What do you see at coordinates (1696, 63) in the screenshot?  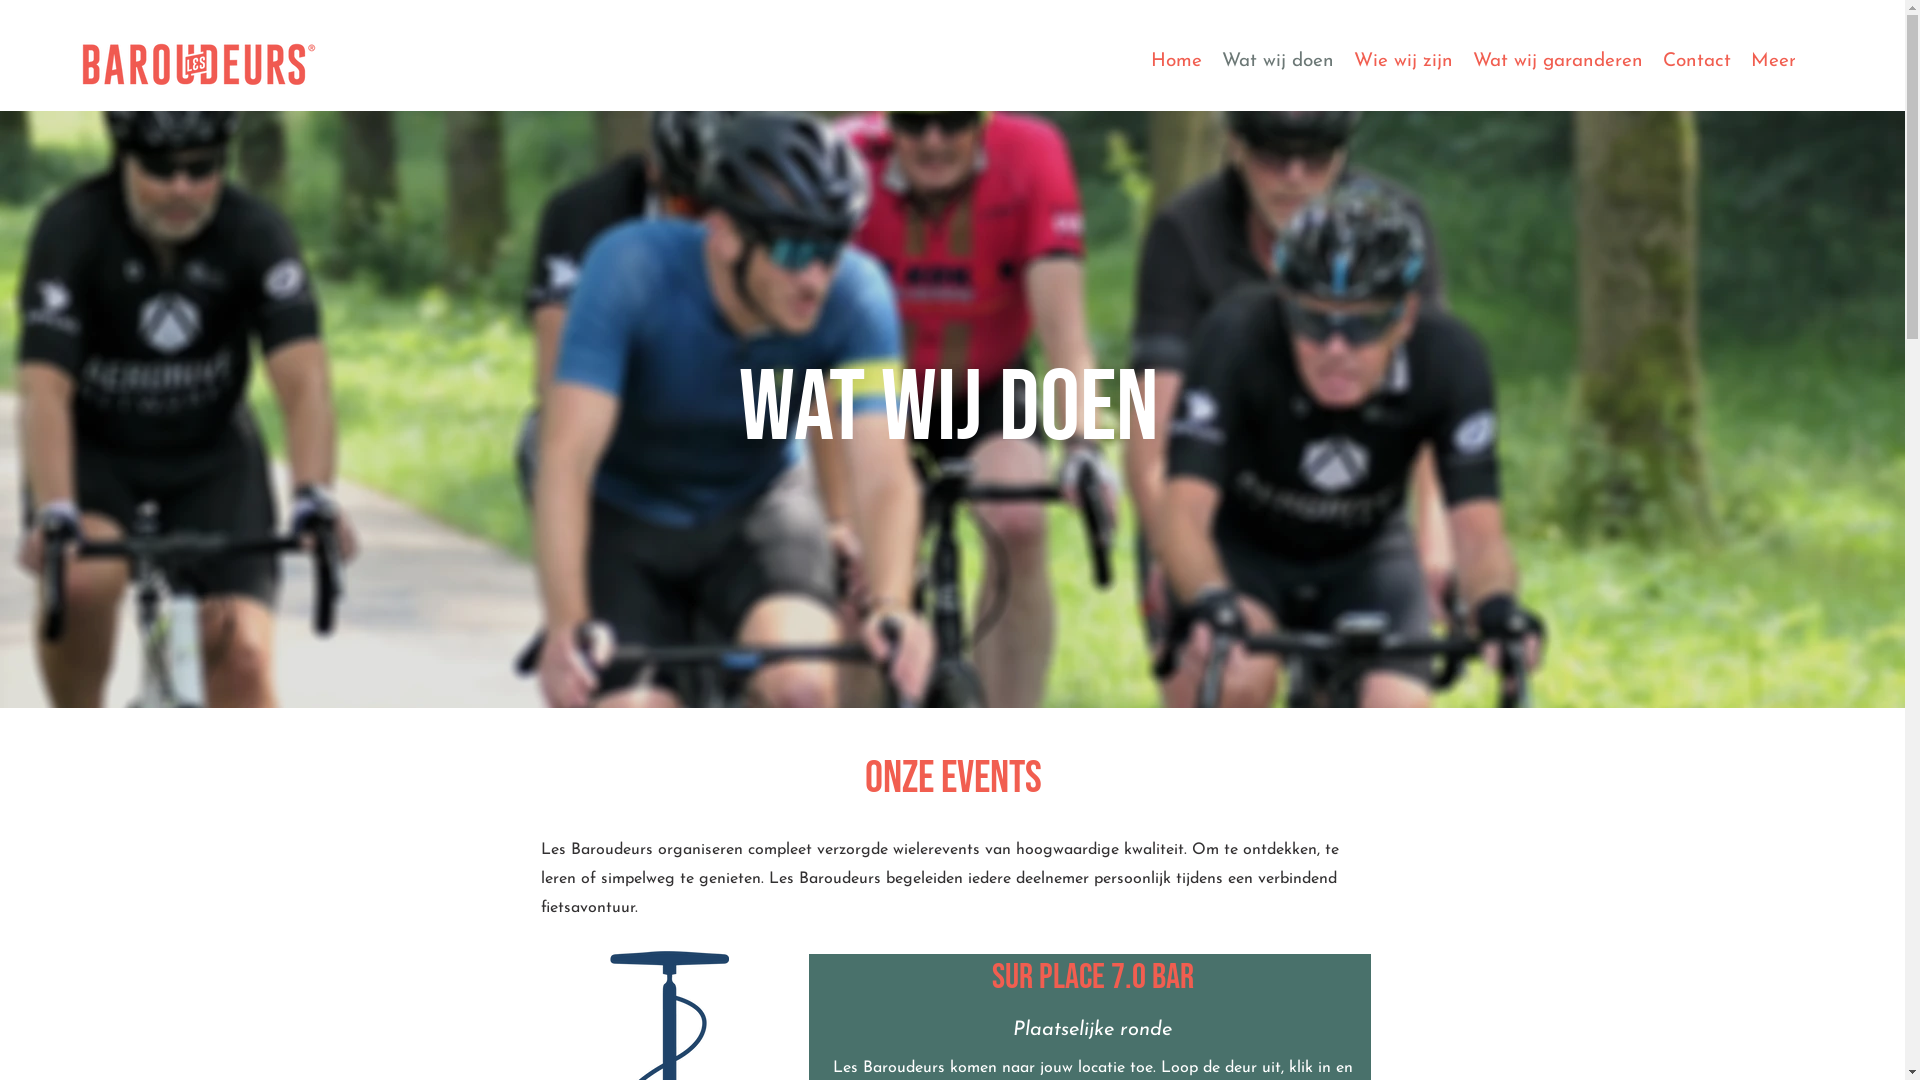 I see `'Contact'` at bounding box center [1696, 63].